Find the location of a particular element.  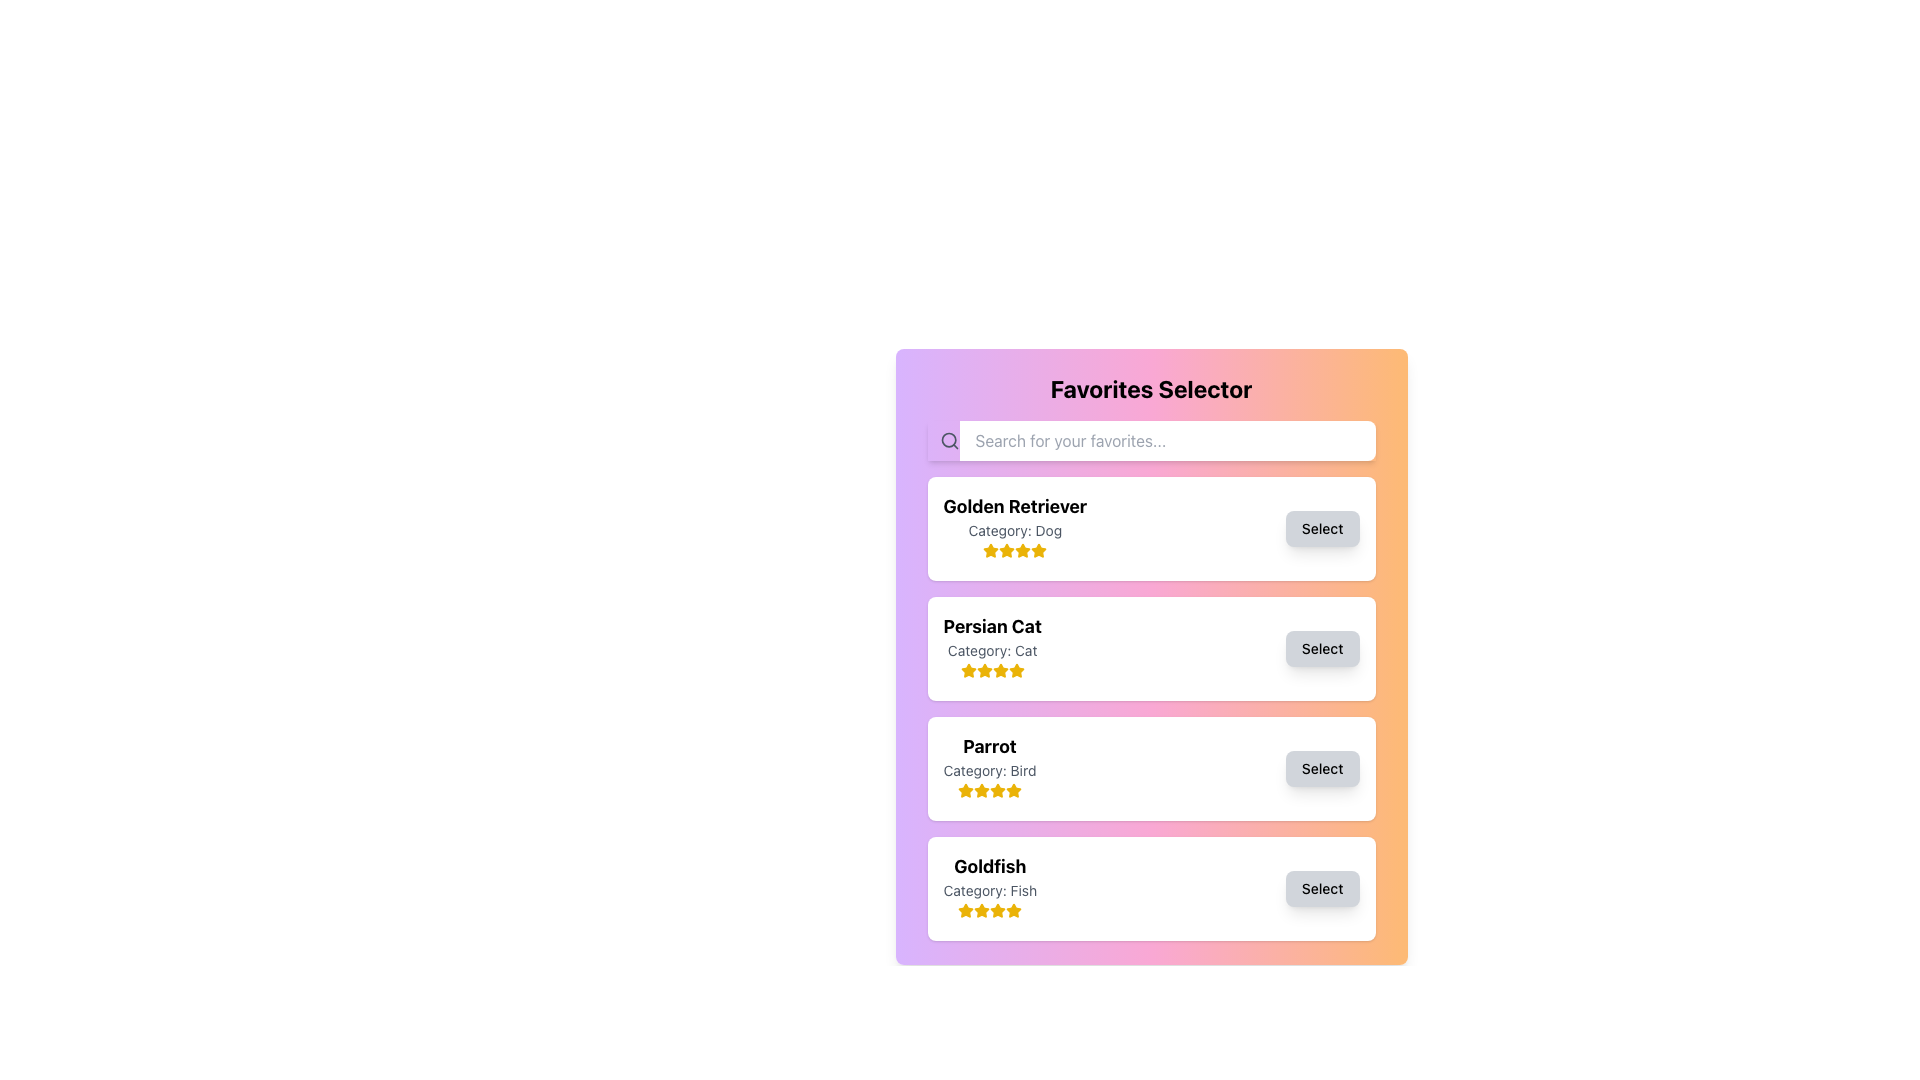

the fifth star icon in the rating system for the 'Goldfish' item, which represents a single unit of a five-star rating is located at coordinates (998, 910).